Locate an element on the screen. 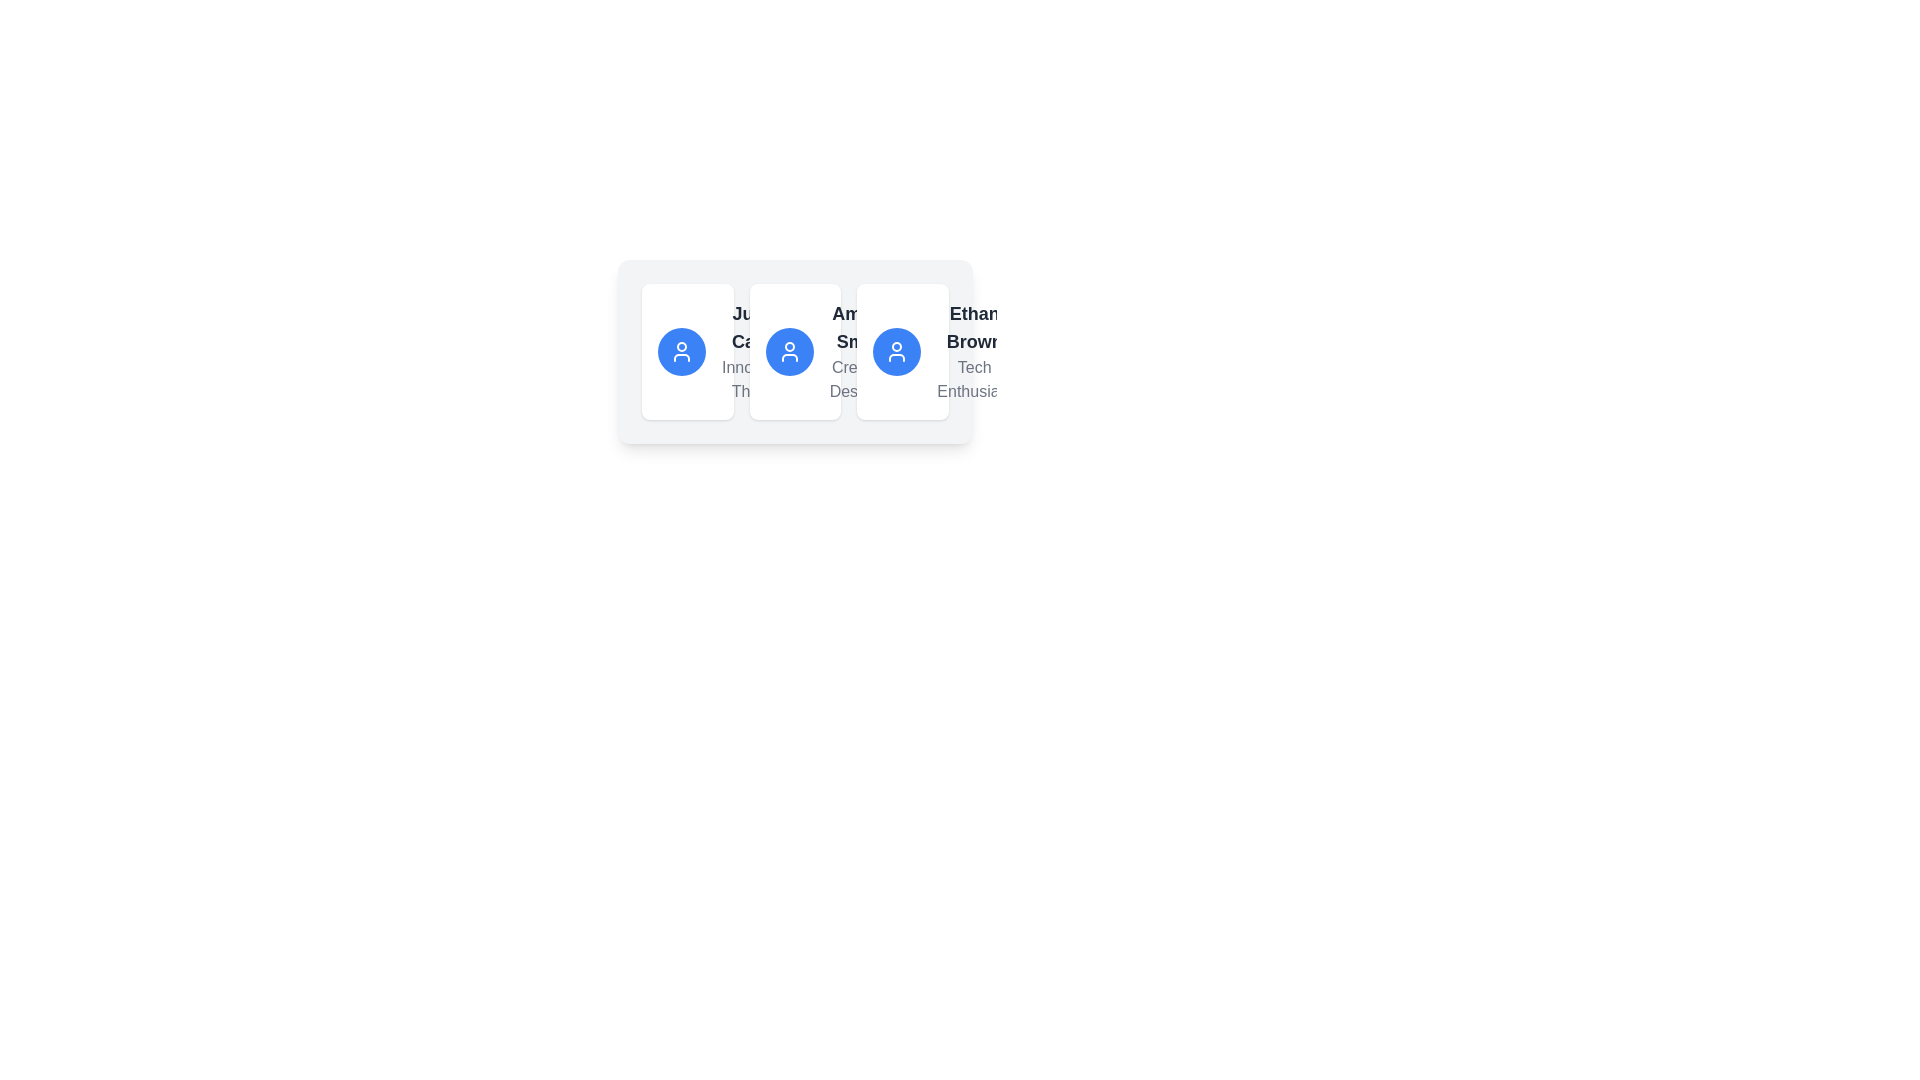 The image size is (1920, 1080). the circular blue icon depicting a white outline of a user, representing the profile of 'Amber Smith', which is the second element in a series of user profile icons is located at coordinates (788, 350).